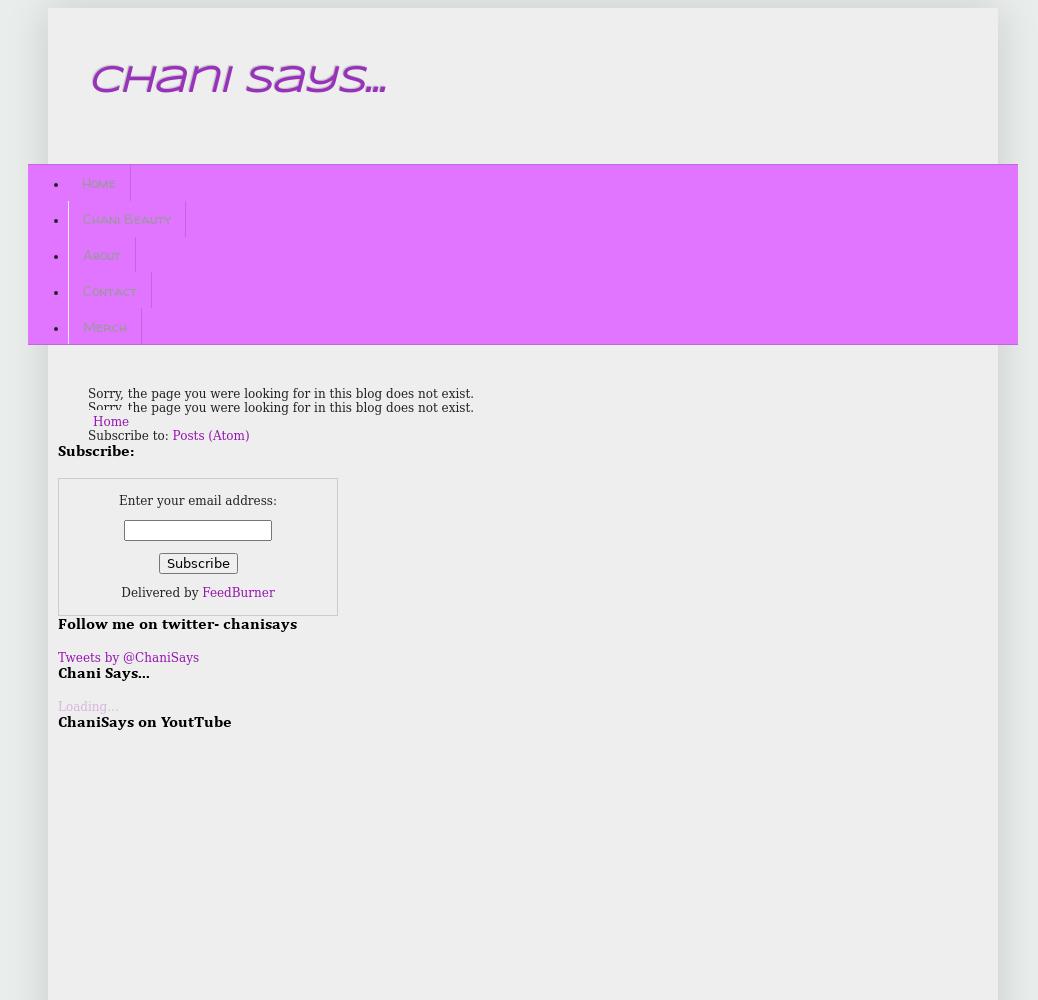  I want to click on 'Tweets by @ChaniSays', so click(127, 657).